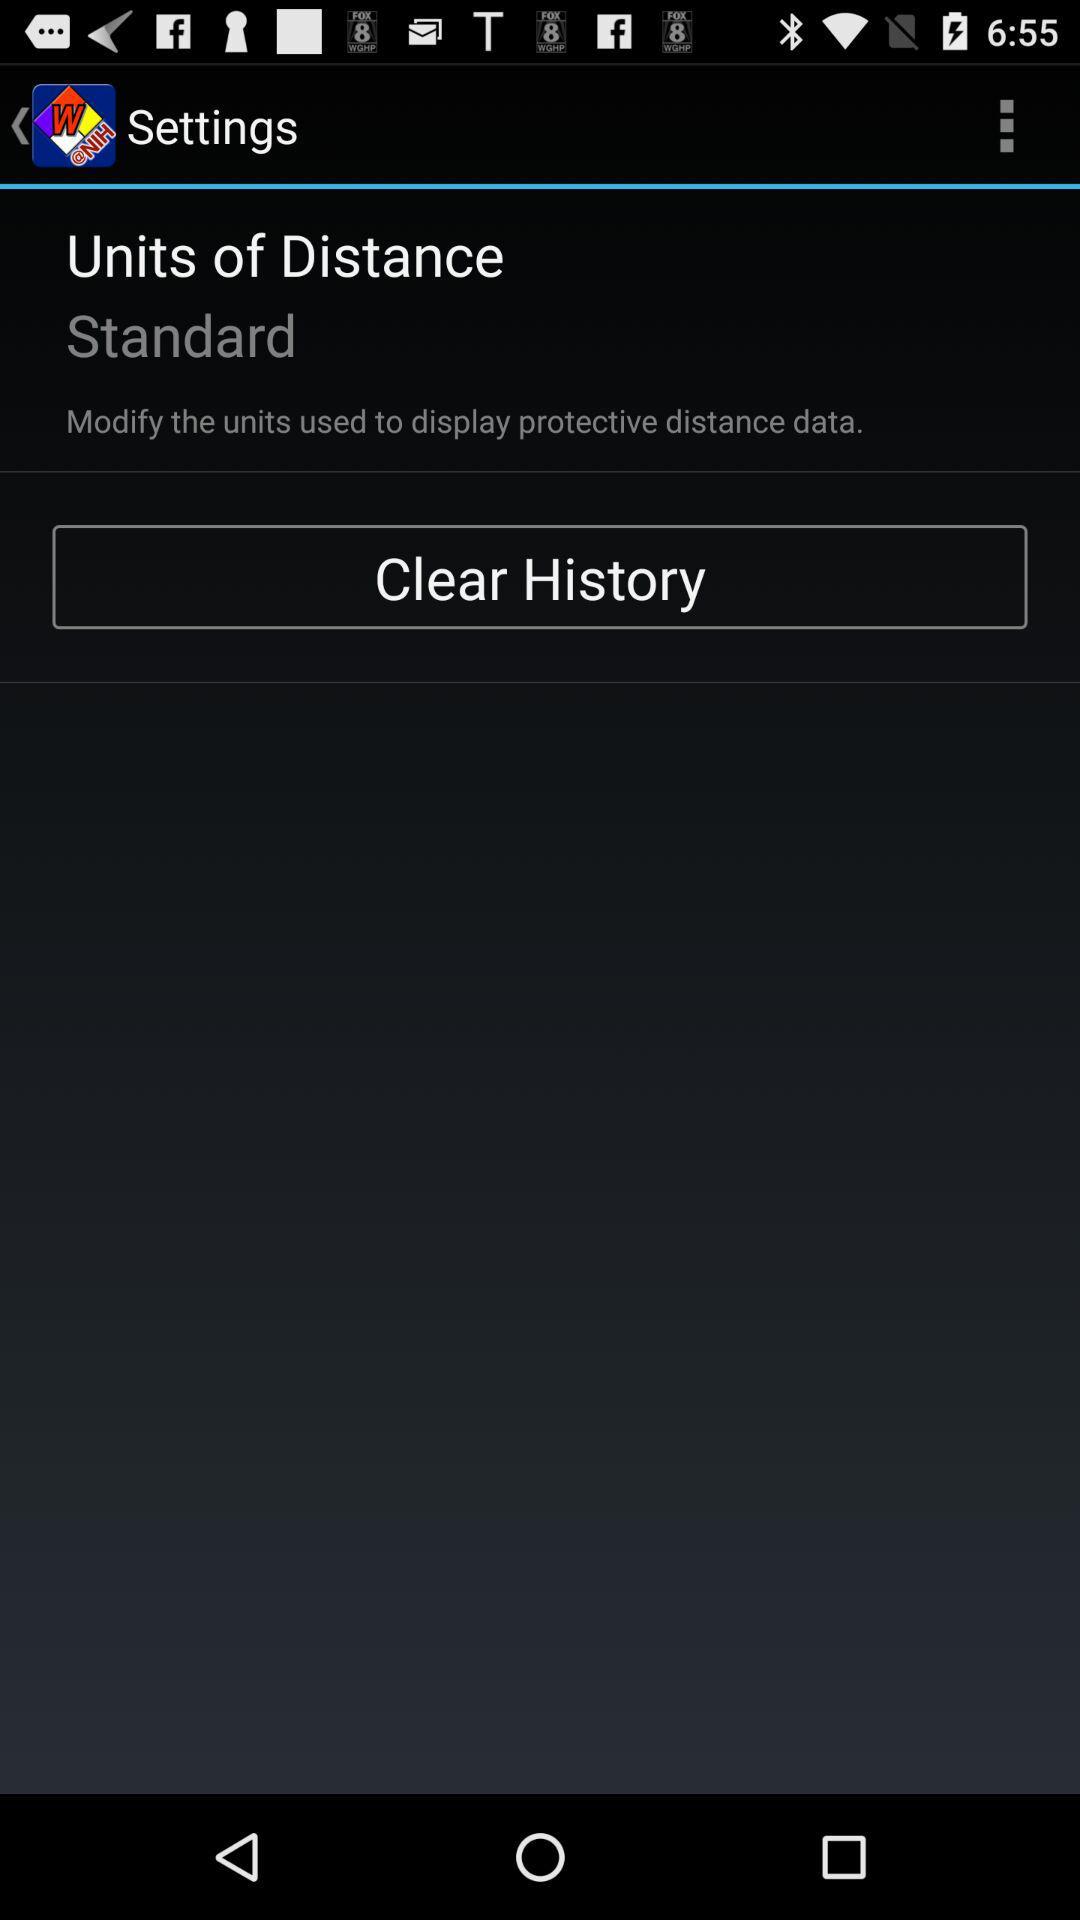 The width and height of the screenshot is (1080, 1920). What do you see at coordinates (437, 407) in the screenshot?
I see `the item above the clear history app` at bounding box center [437, 407].